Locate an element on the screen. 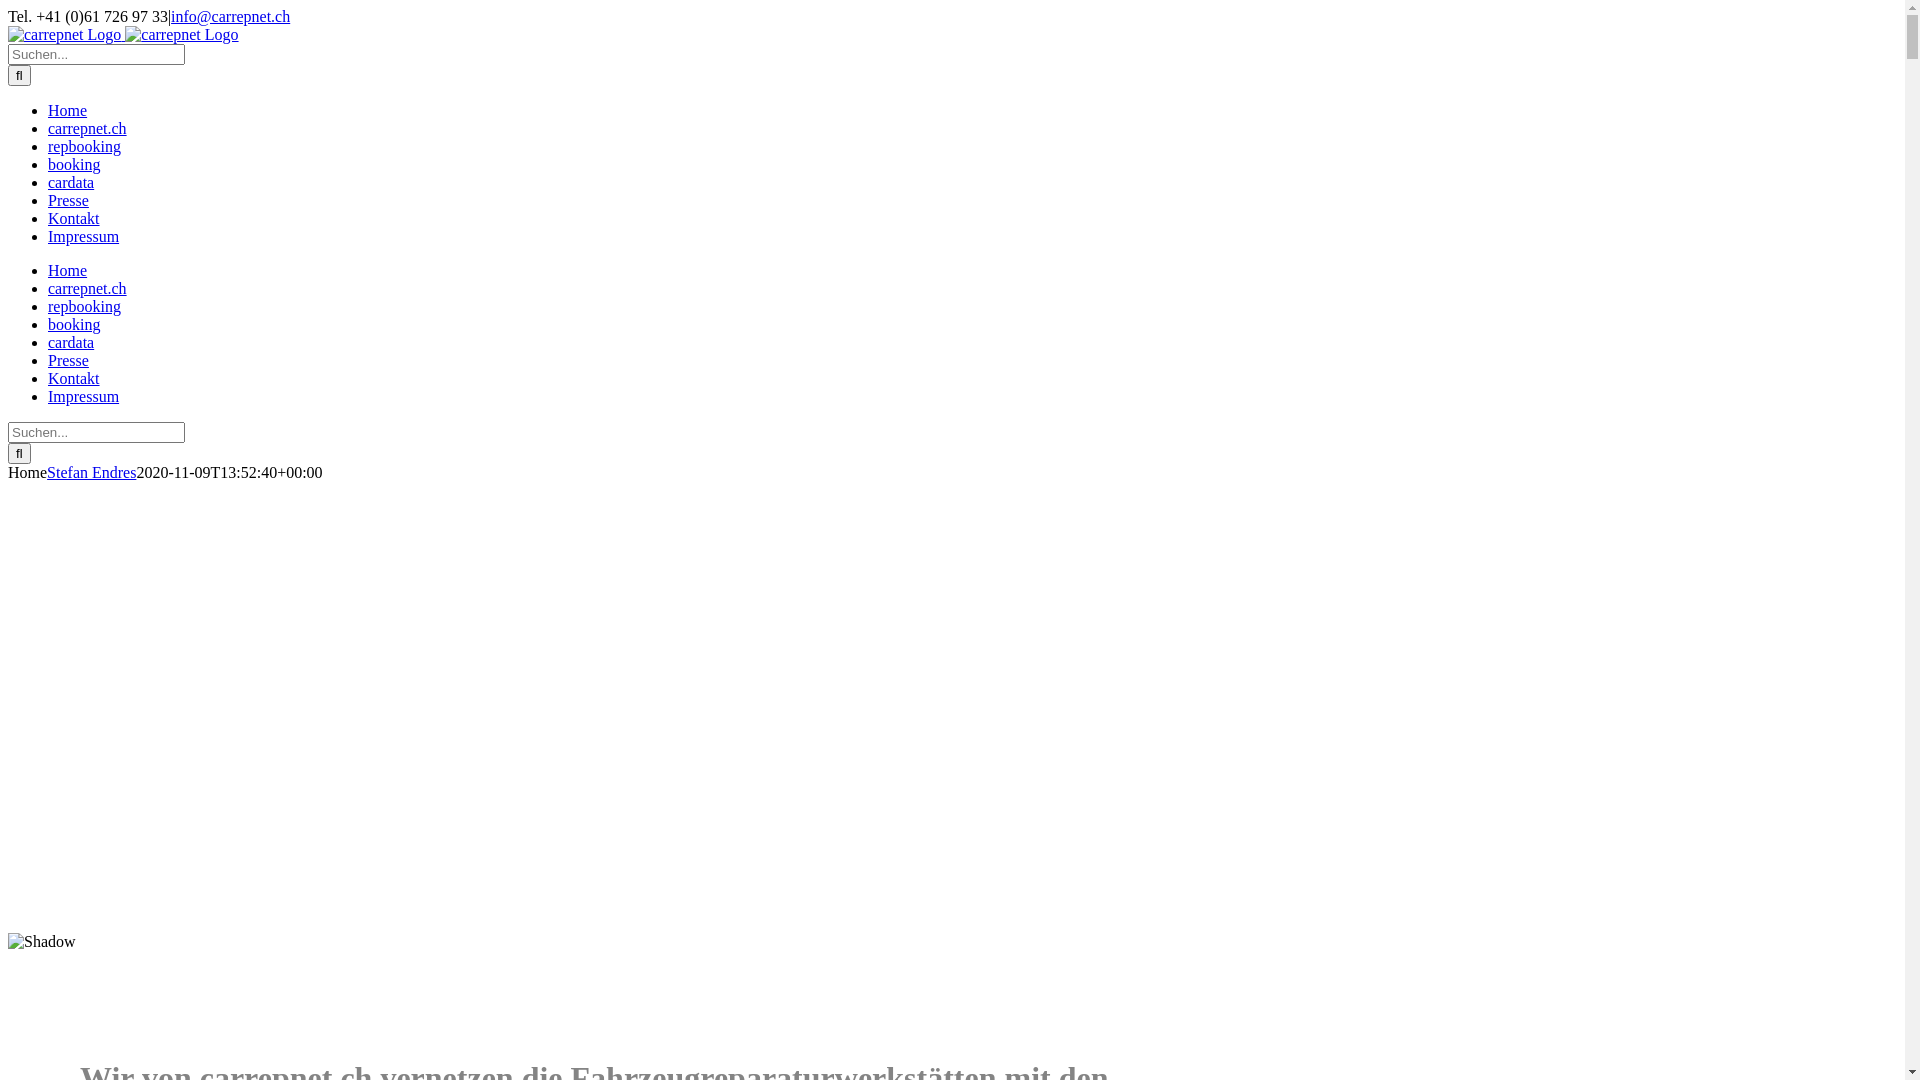  'Zum Inhalt springen' is located at coordinates (7, 7).